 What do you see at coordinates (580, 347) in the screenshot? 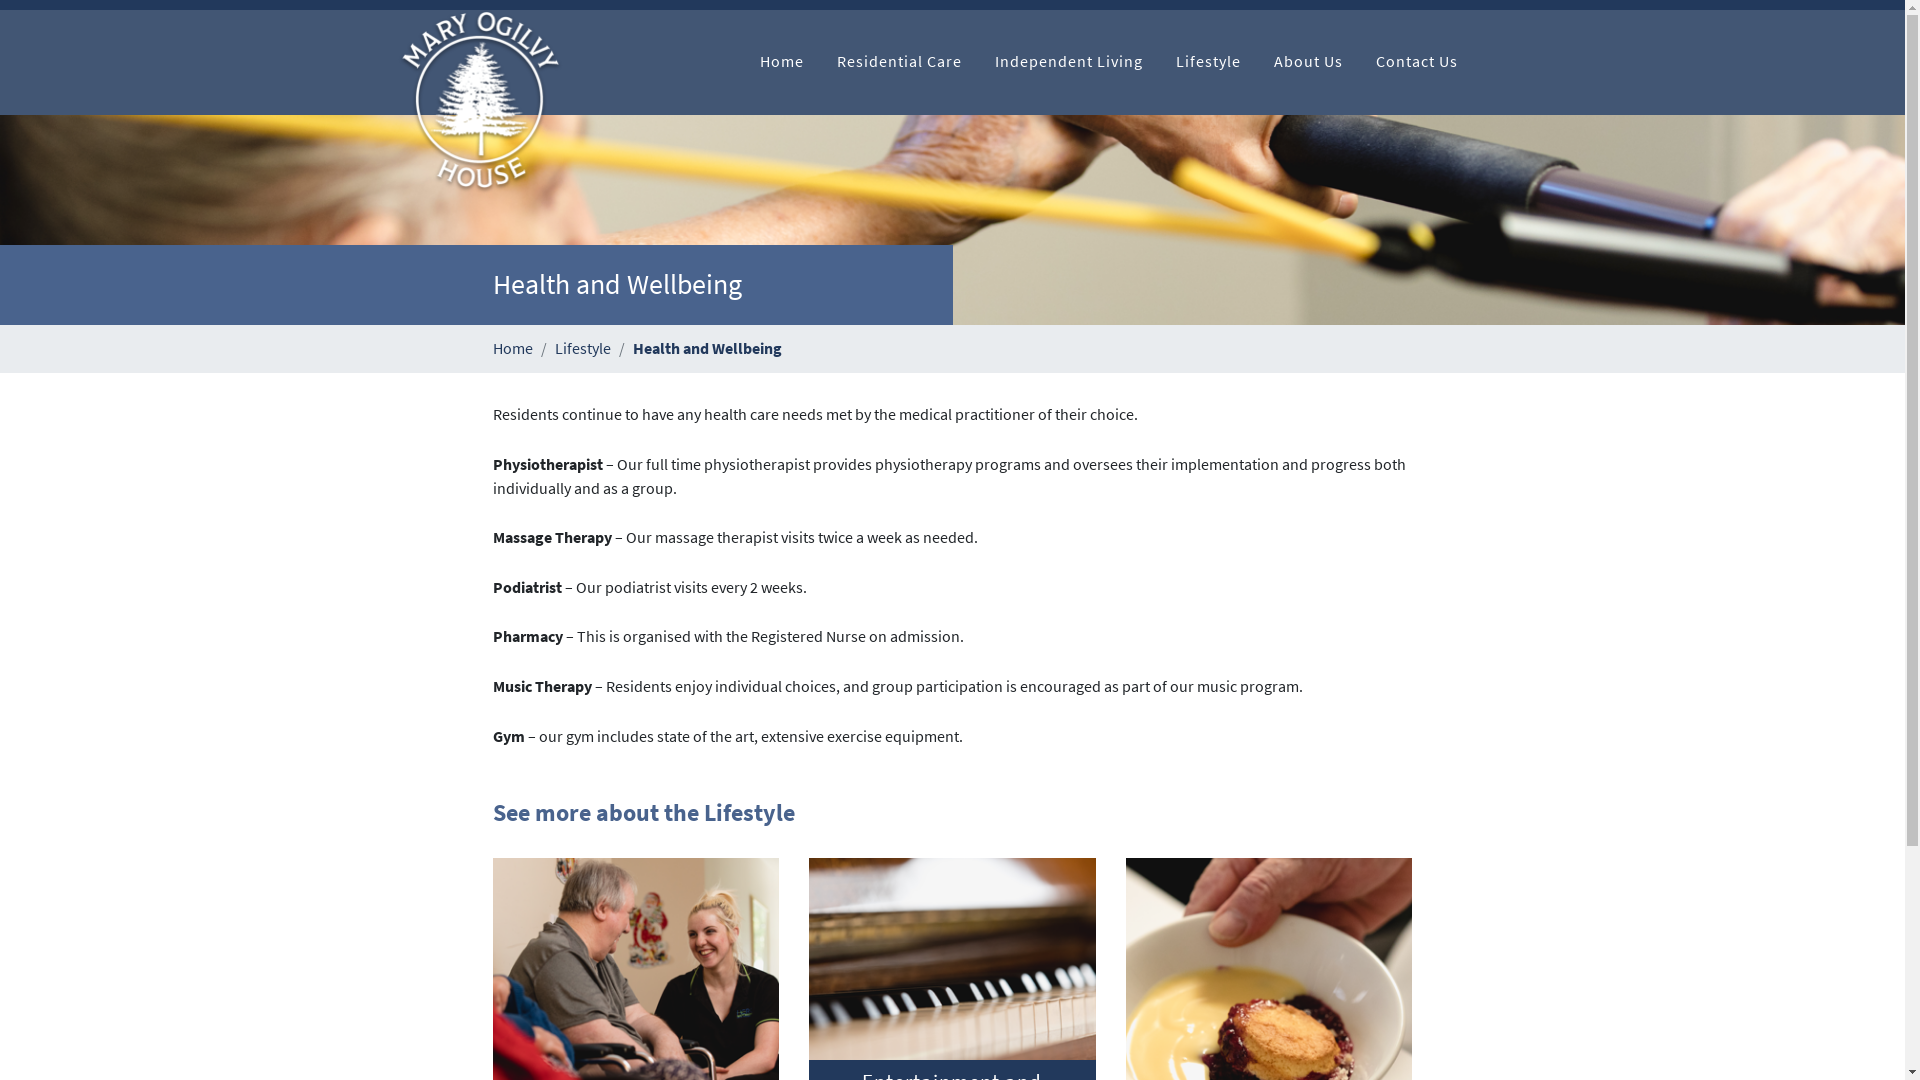
I see `'Lifestyle'` at bounding box center [580, 347].